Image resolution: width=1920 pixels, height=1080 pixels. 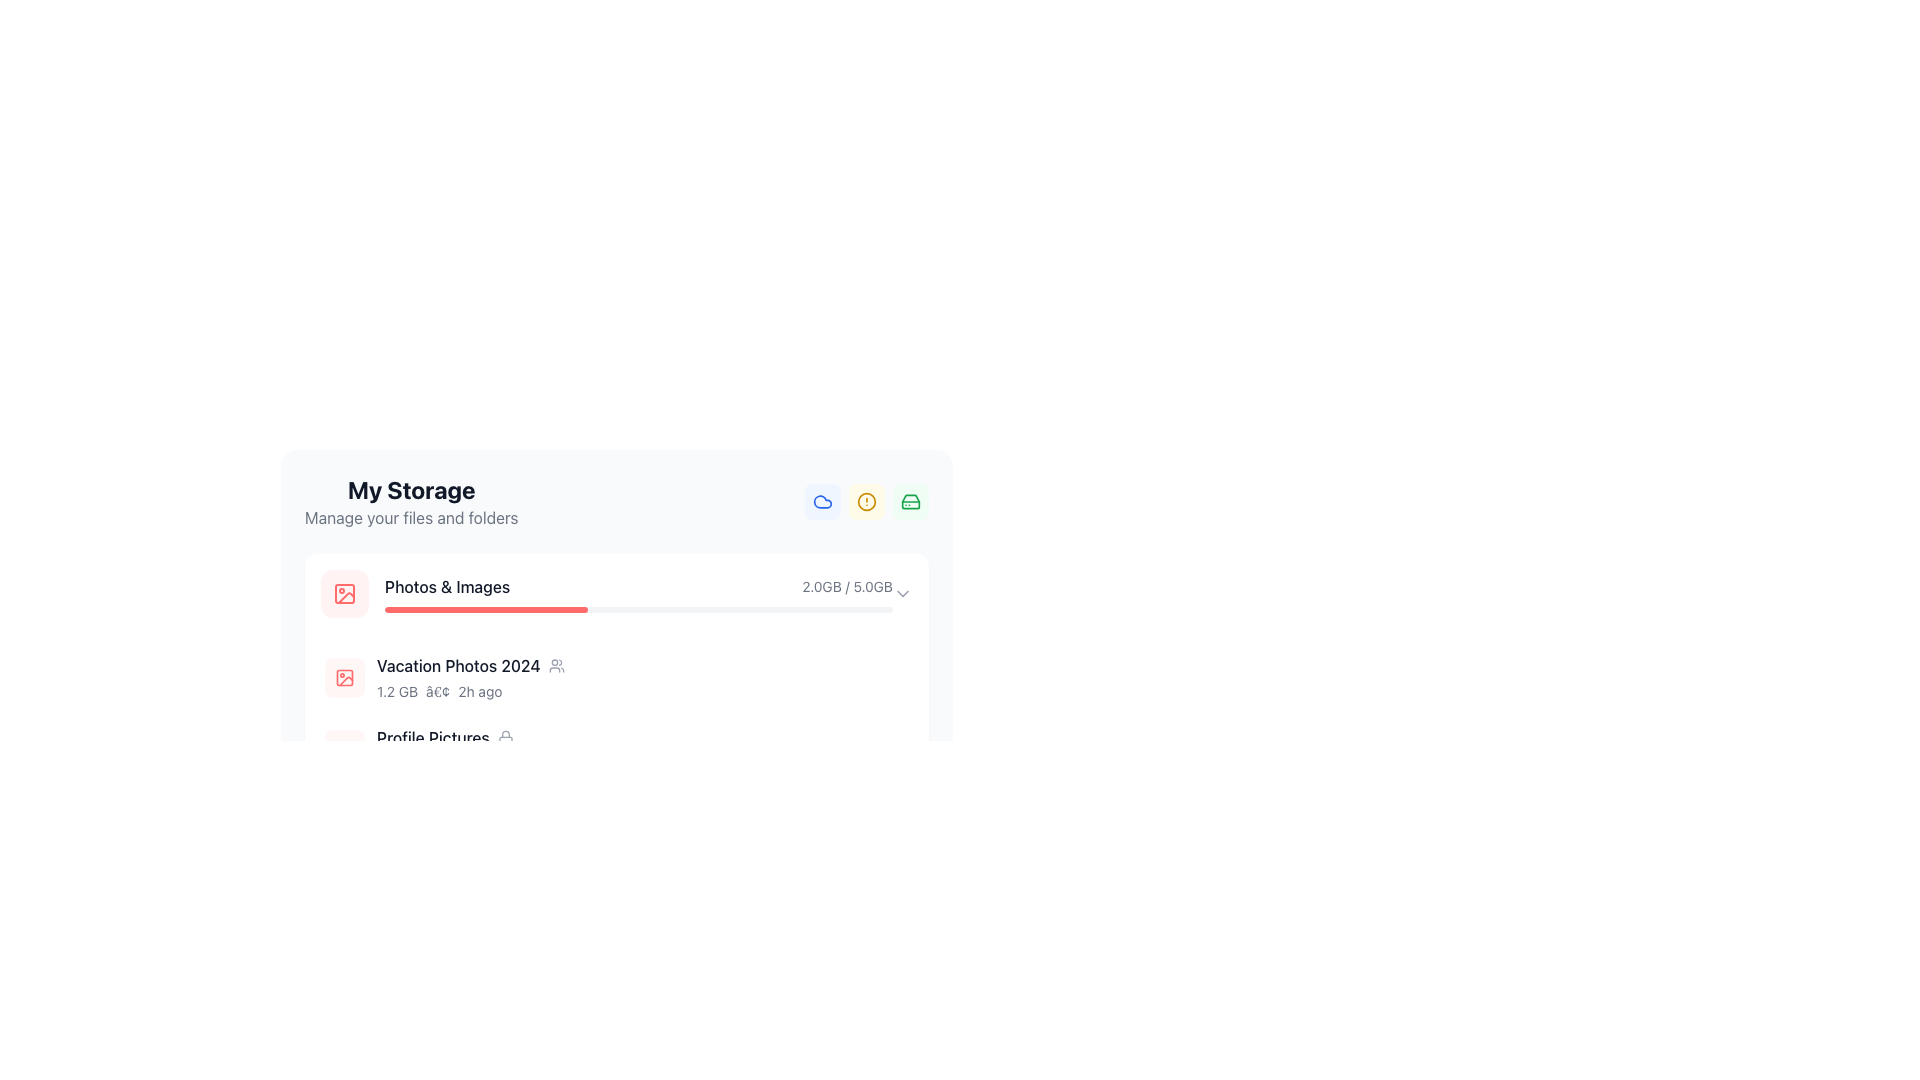 I want to click on the warning indicator icon located in the middle of three icons on the right side of the interface, so click(x=867, y=500).